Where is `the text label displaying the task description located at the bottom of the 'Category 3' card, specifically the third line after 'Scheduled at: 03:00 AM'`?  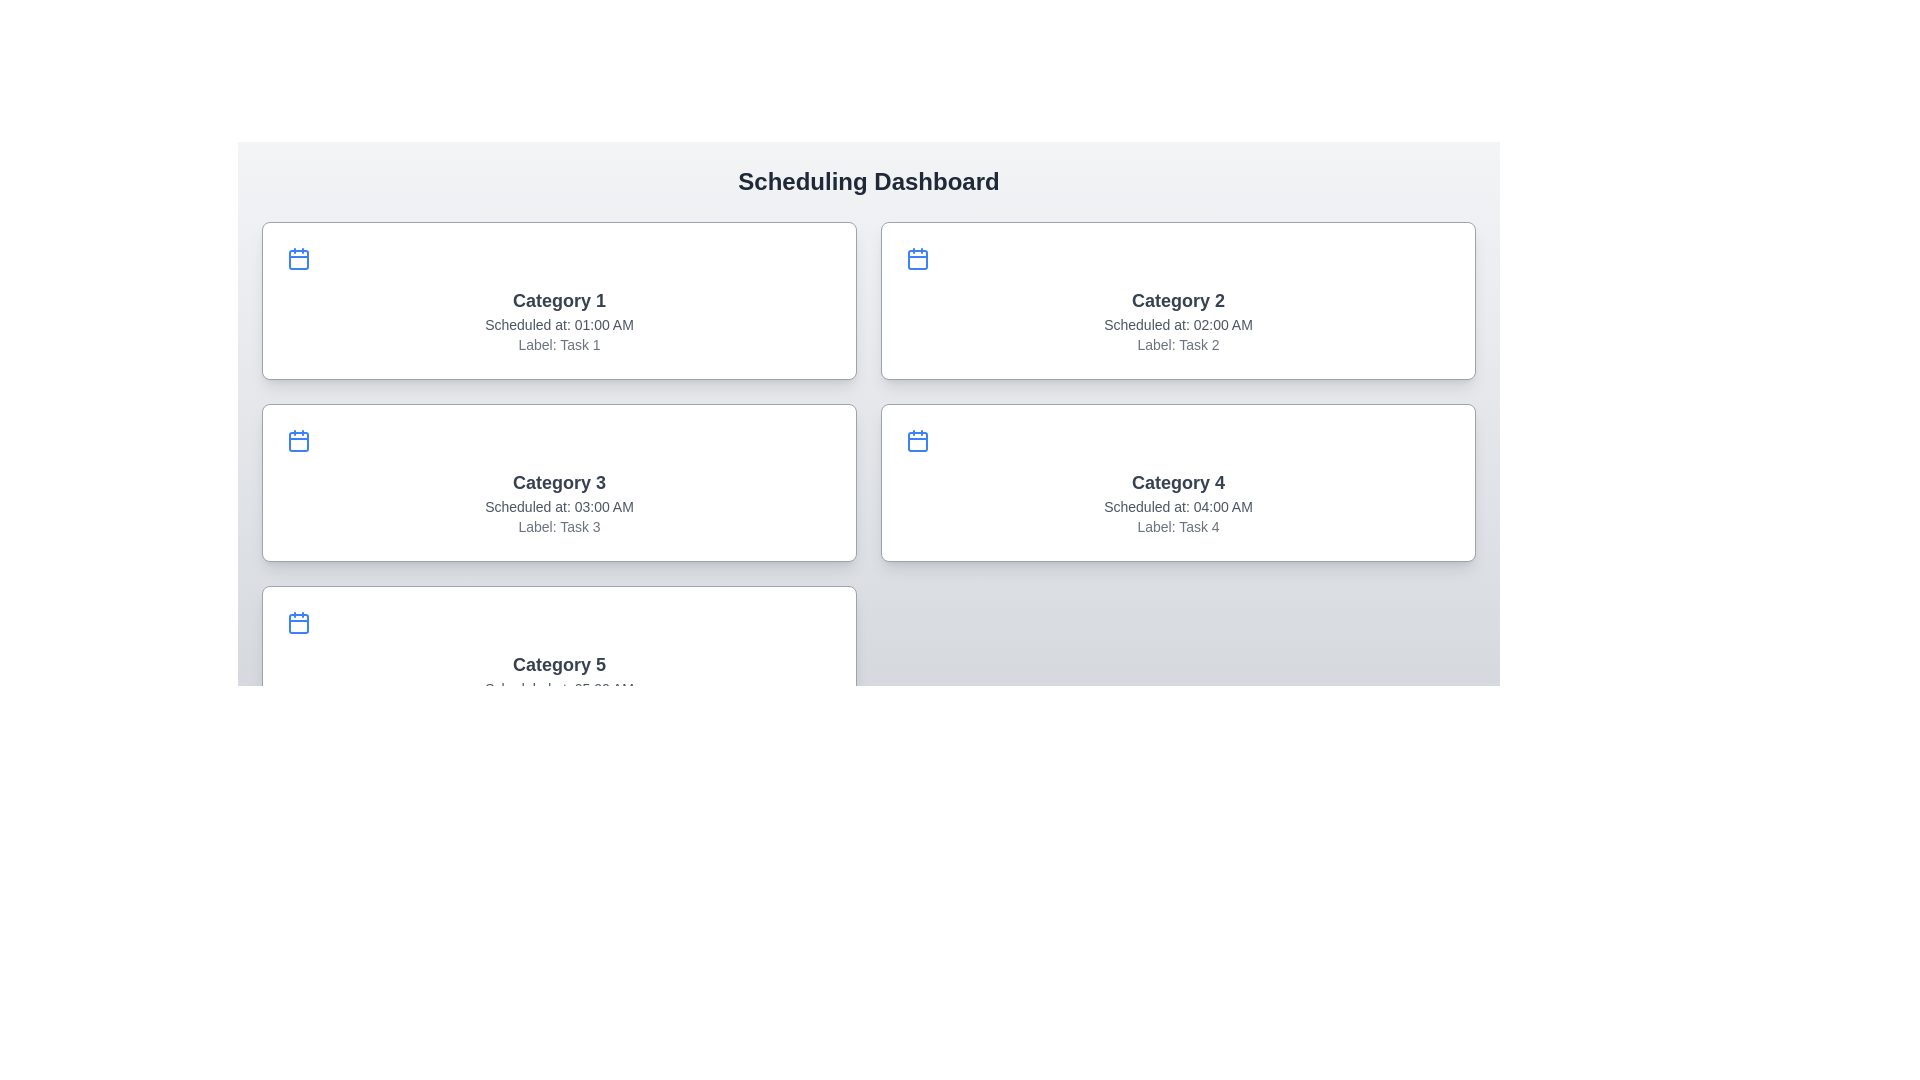
the text label displaying the task description located at the bottom of the 'Category 3' card, specifically the third line after 'Scheduled at: 03:00 AM' is located at coordinates (559, 526).